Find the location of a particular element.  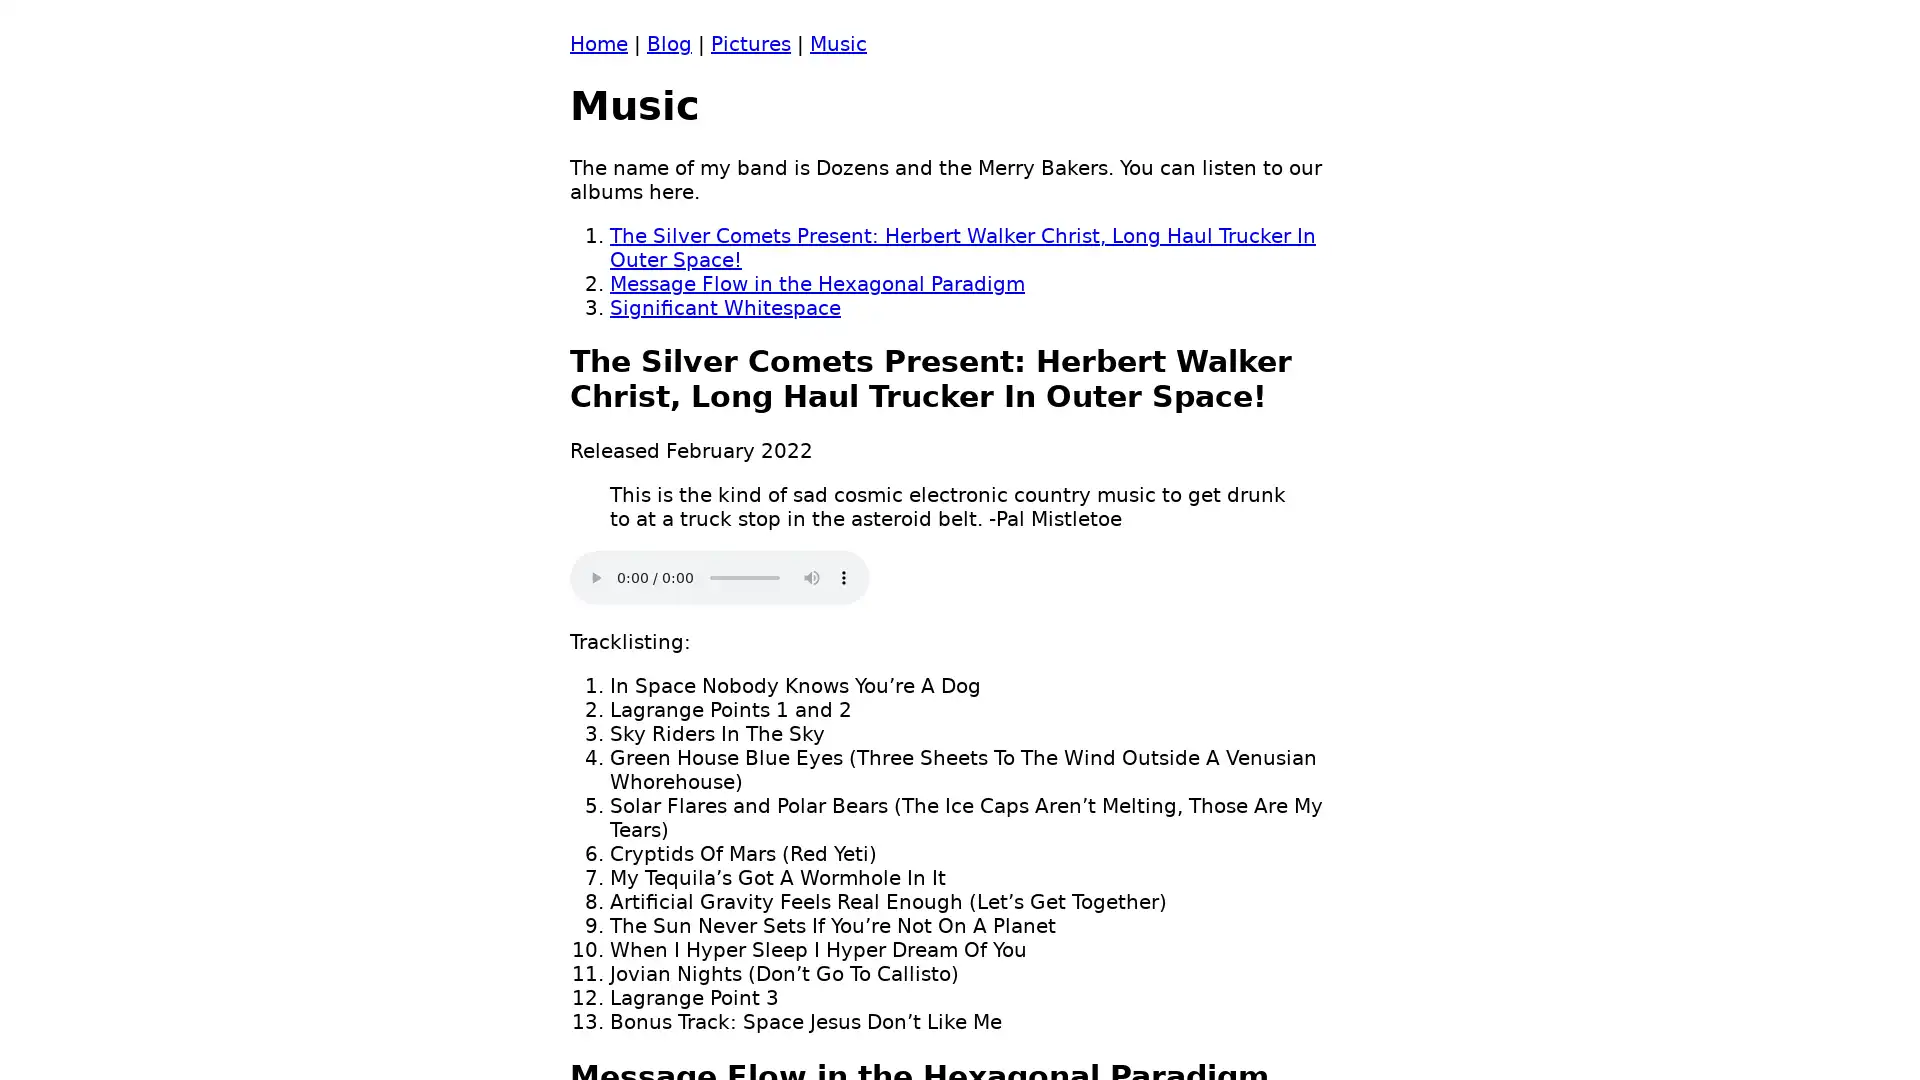

play is located at coordinates (594, 578).